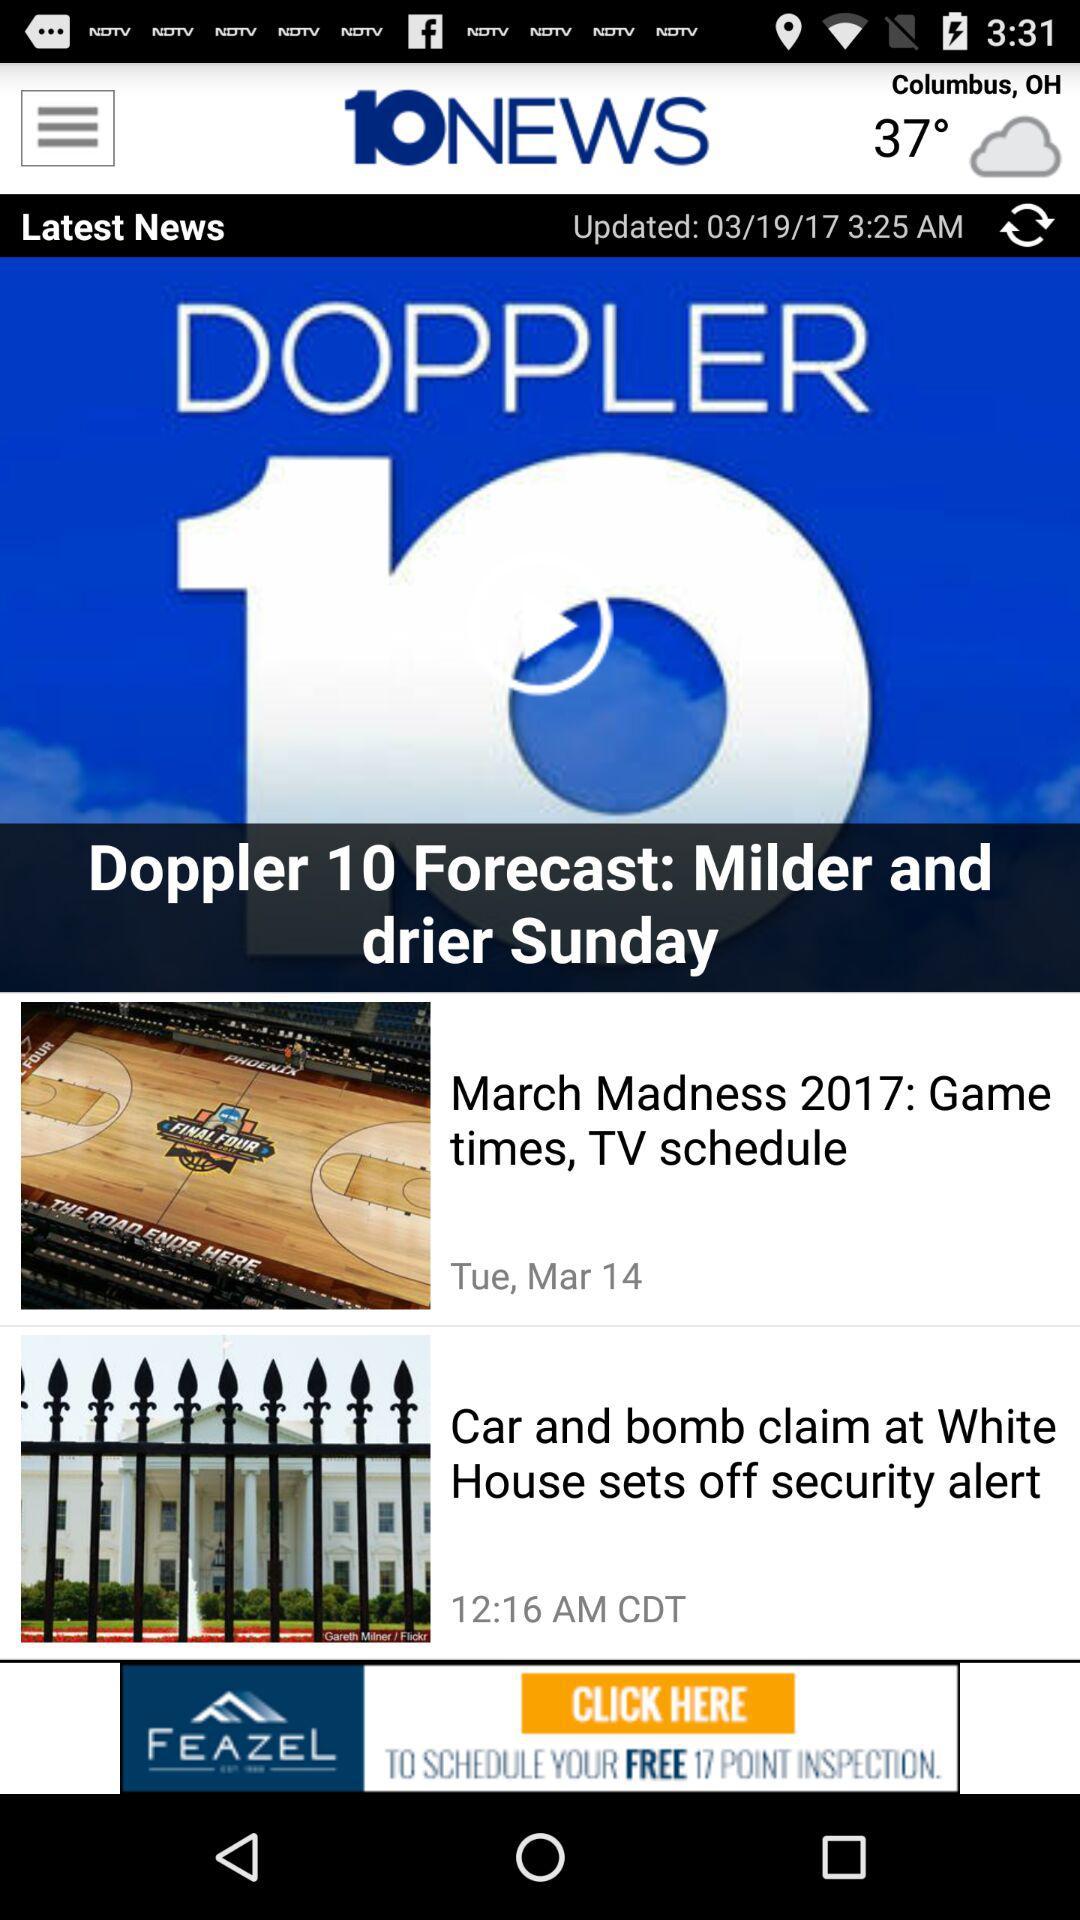 This screenshot has width=1080, height=1920. What do you see at coordinates (1027, 225) in the screenshot?
I see `previous` at bounding box center [1027, 225].